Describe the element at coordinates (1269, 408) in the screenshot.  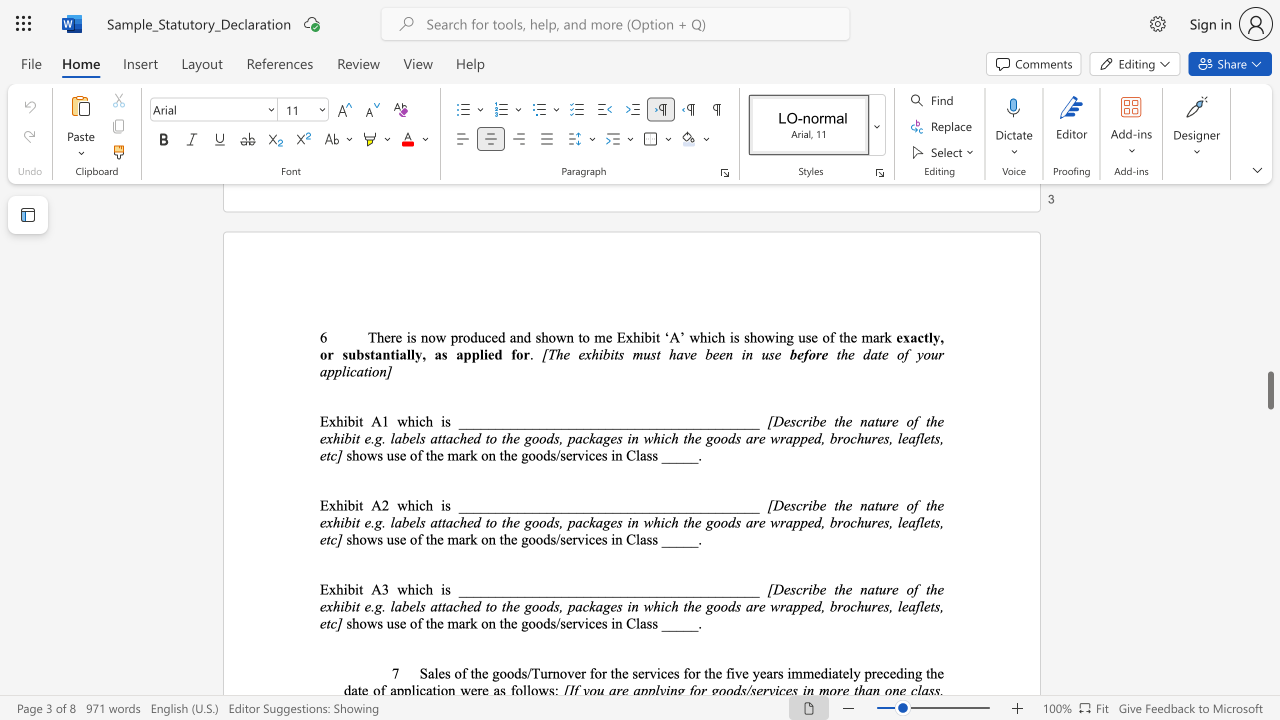
I see `the scrollbar to scroll the page up` at that location.